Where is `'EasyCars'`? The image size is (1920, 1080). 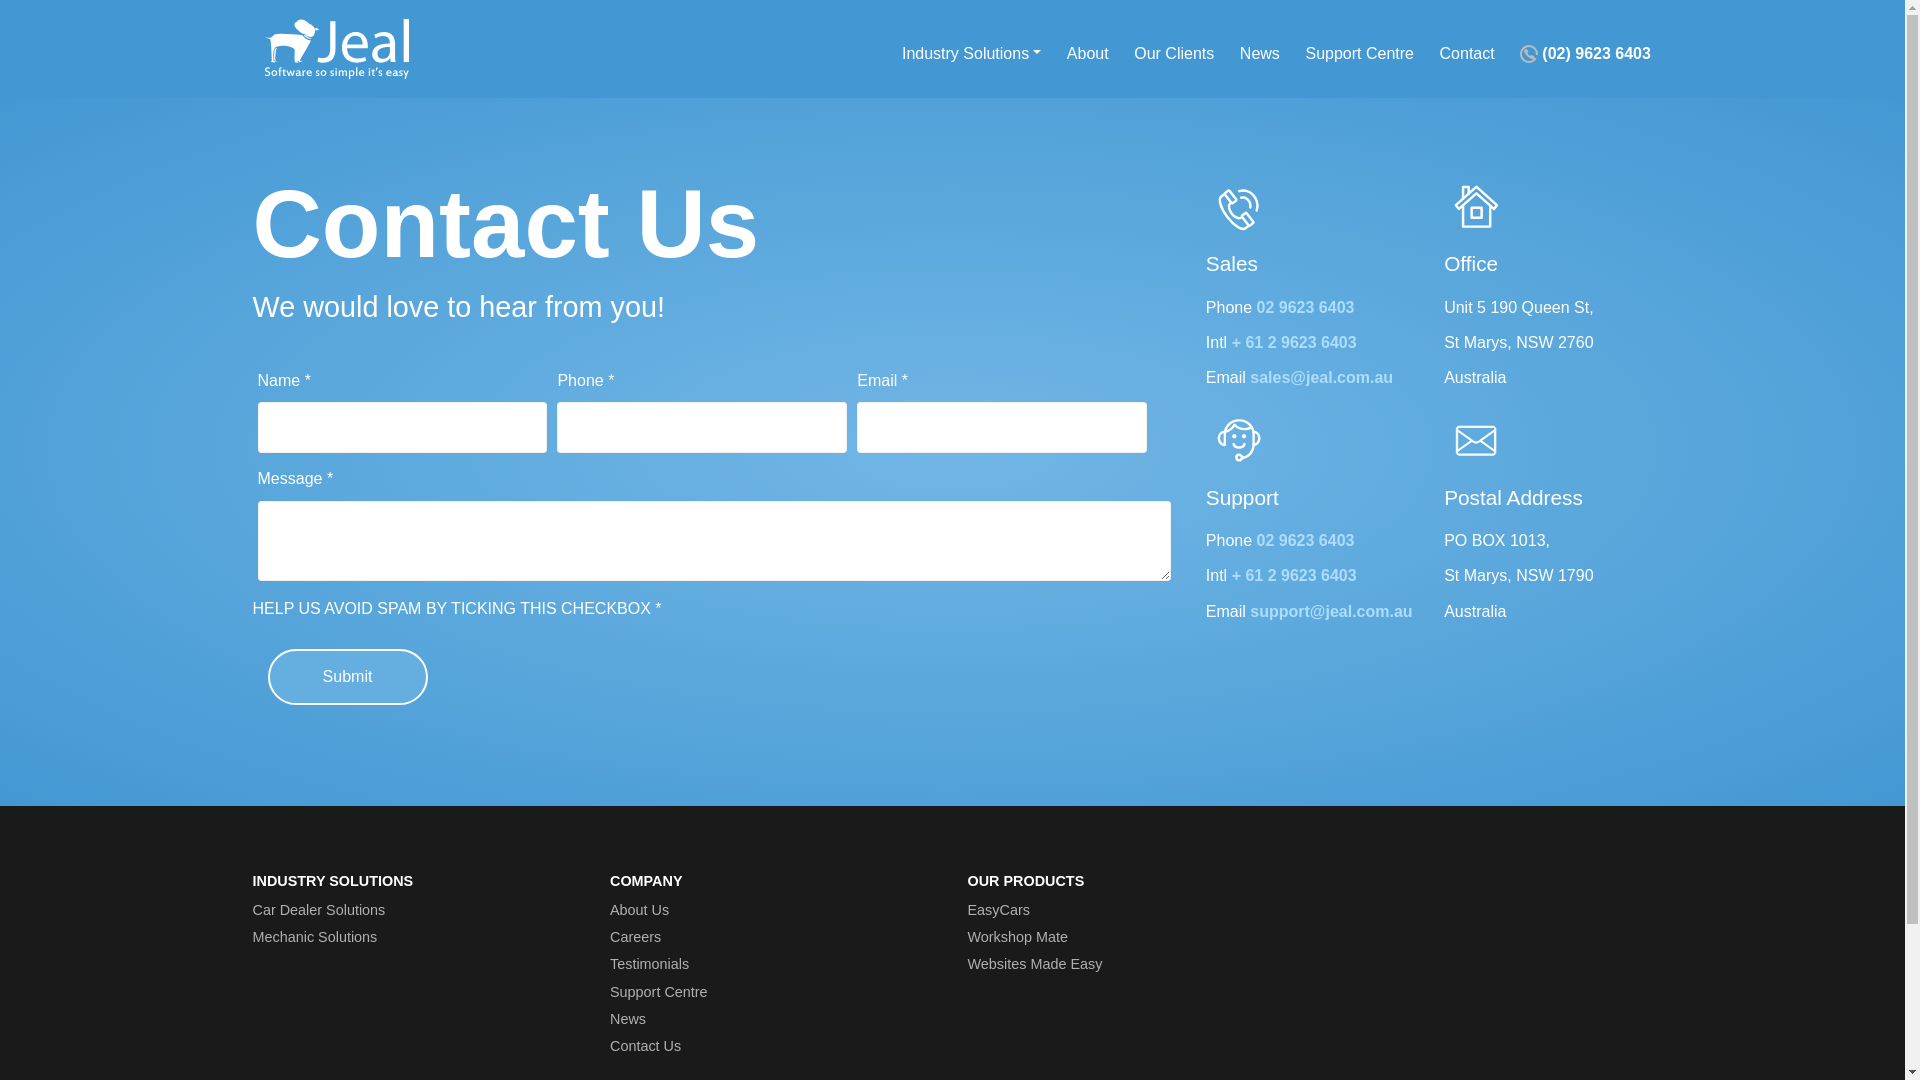 'EasyCars' is located at coordinates (968, 910).